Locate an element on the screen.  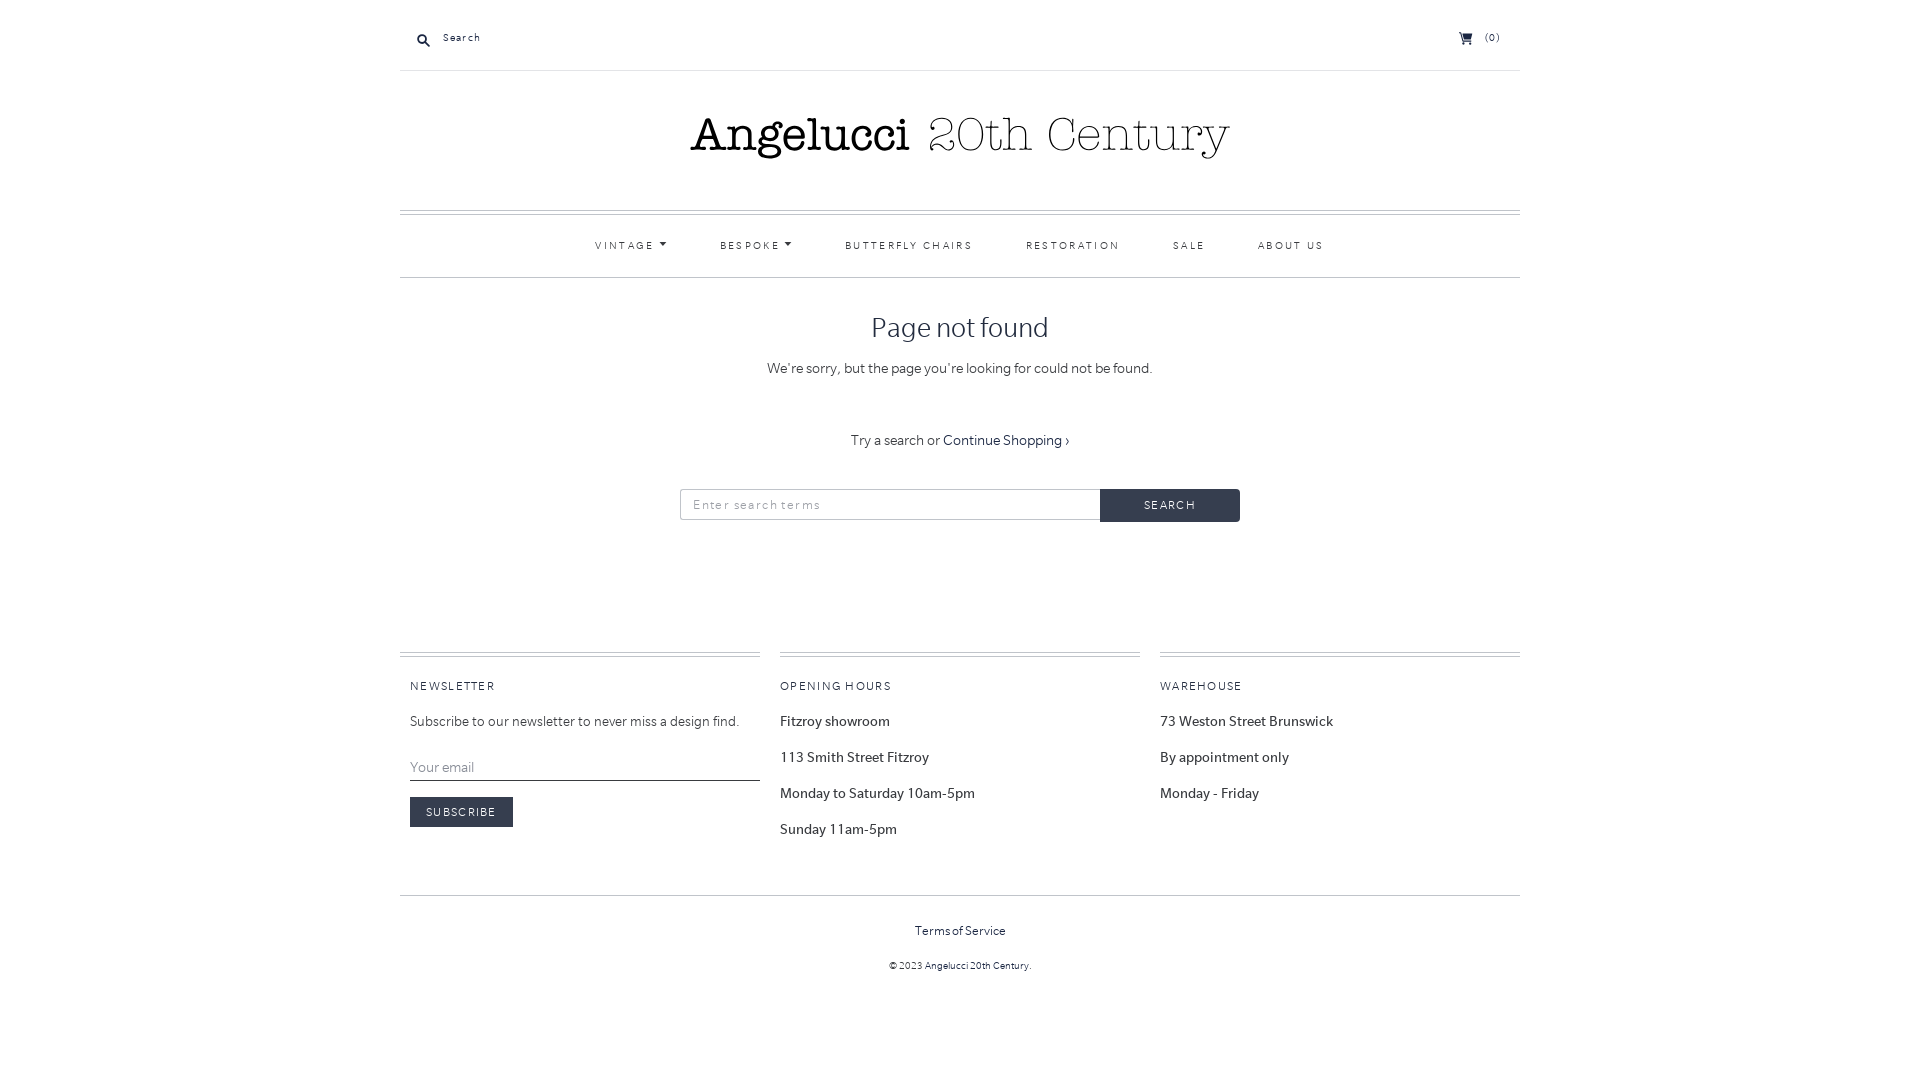
'VINTAGE' is located at coordinates (629, 244).